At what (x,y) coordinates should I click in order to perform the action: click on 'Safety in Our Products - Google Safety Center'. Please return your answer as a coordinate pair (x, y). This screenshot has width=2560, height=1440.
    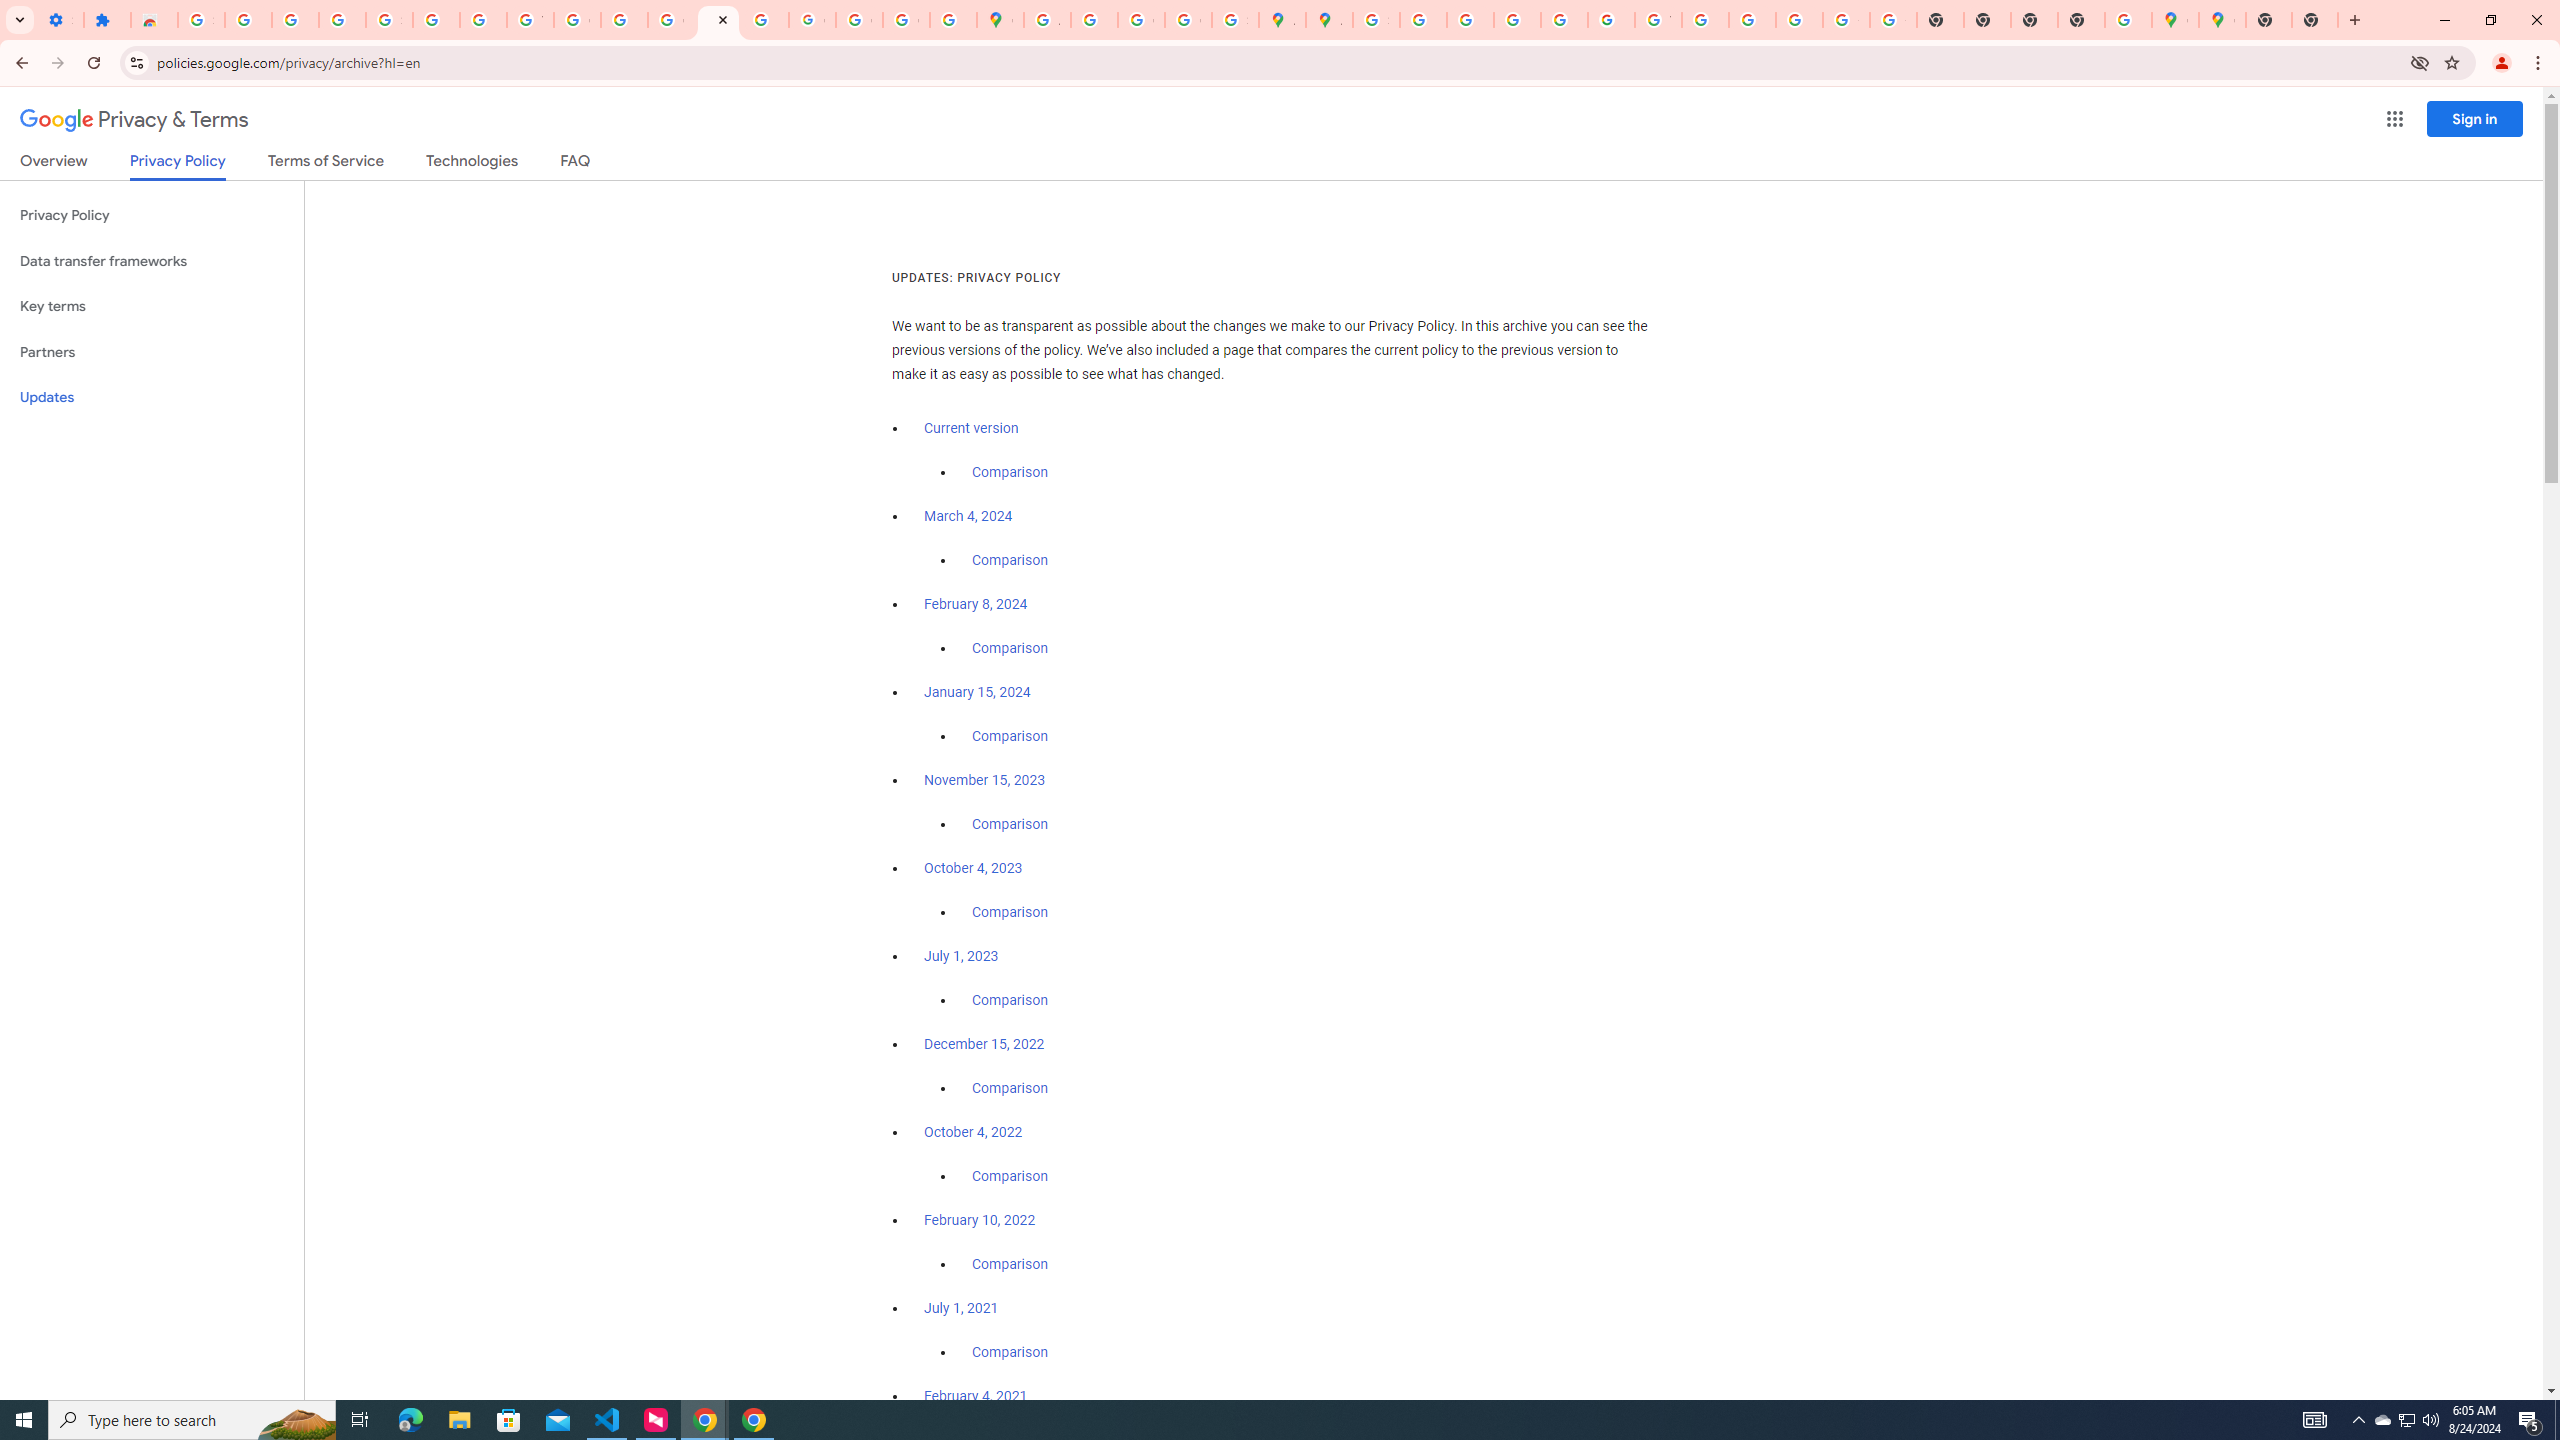
    Looking at the image, I should click on (1235, 19).